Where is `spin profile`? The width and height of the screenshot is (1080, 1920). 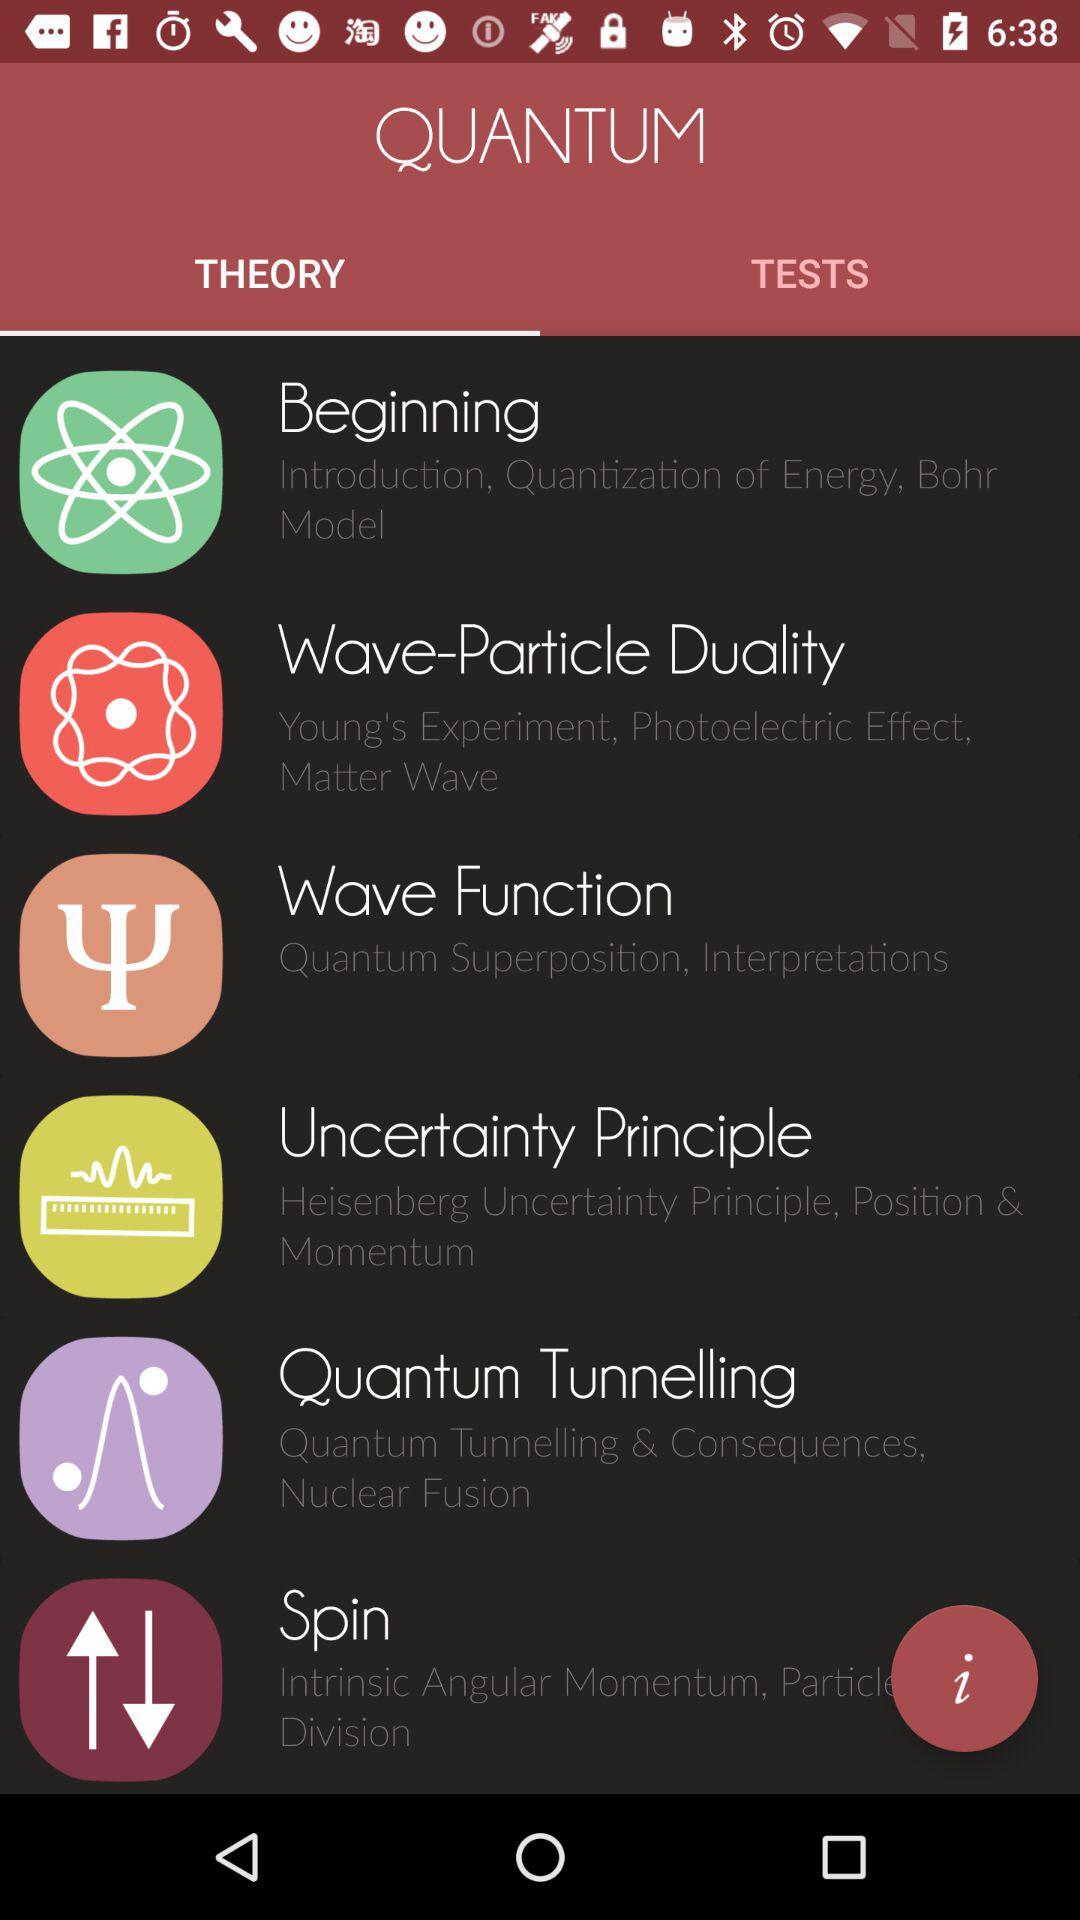
spin profile is located at coordinates (120, 1680).